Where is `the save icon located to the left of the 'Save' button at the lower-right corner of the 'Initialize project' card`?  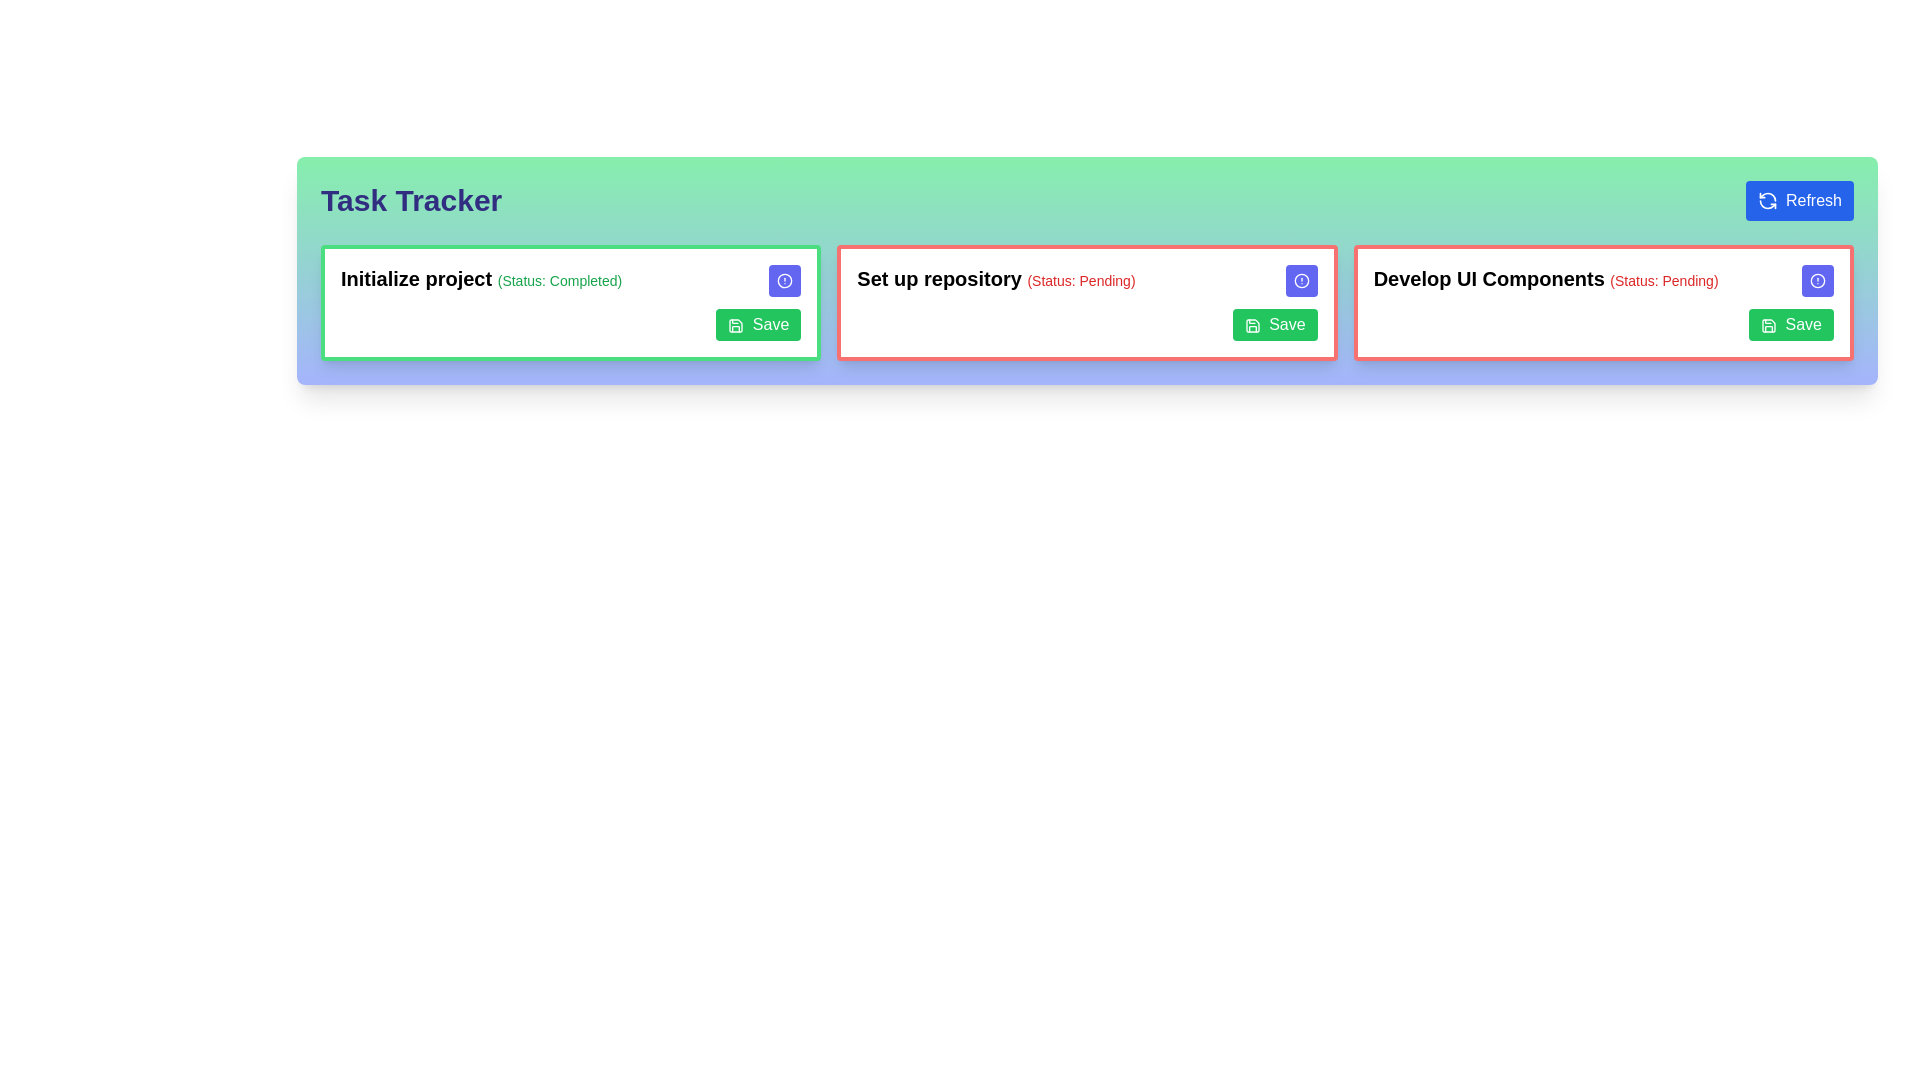 the save icon located to the left of the 'Save' button at the lower-right corner of the 'Initialize project' card is located at coordinates (735, 324).